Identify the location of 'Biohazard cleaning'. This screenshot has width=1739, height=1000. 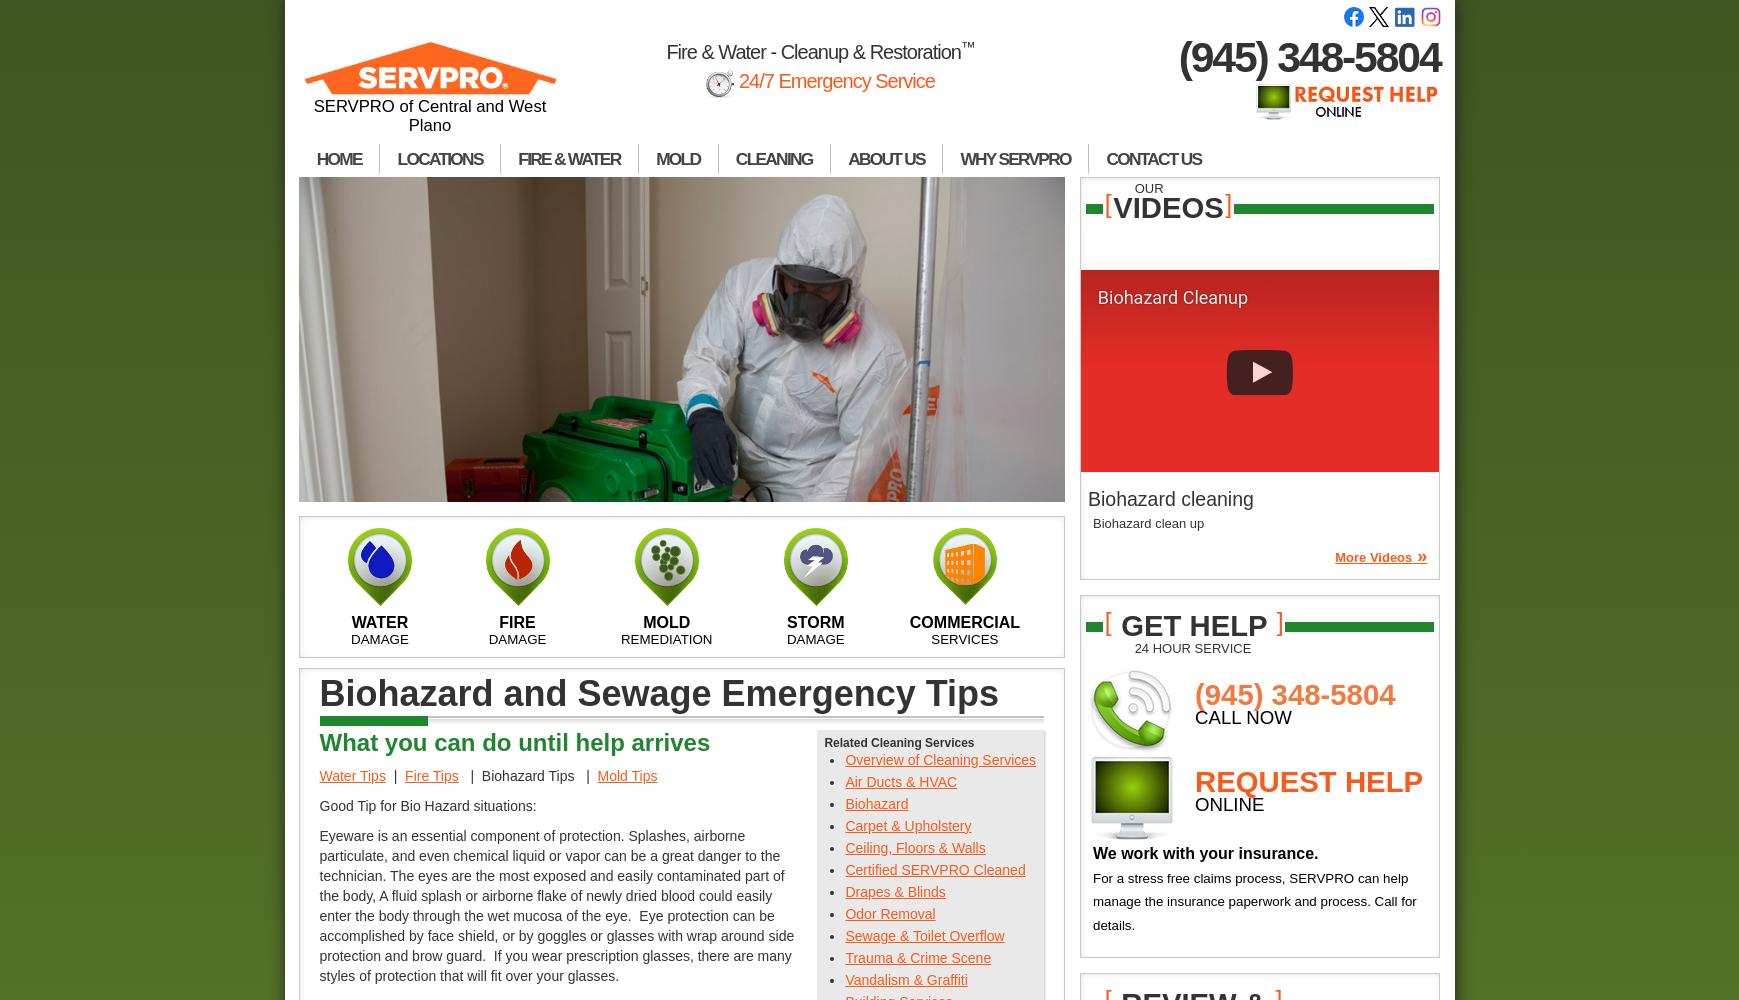
(1087, 498).